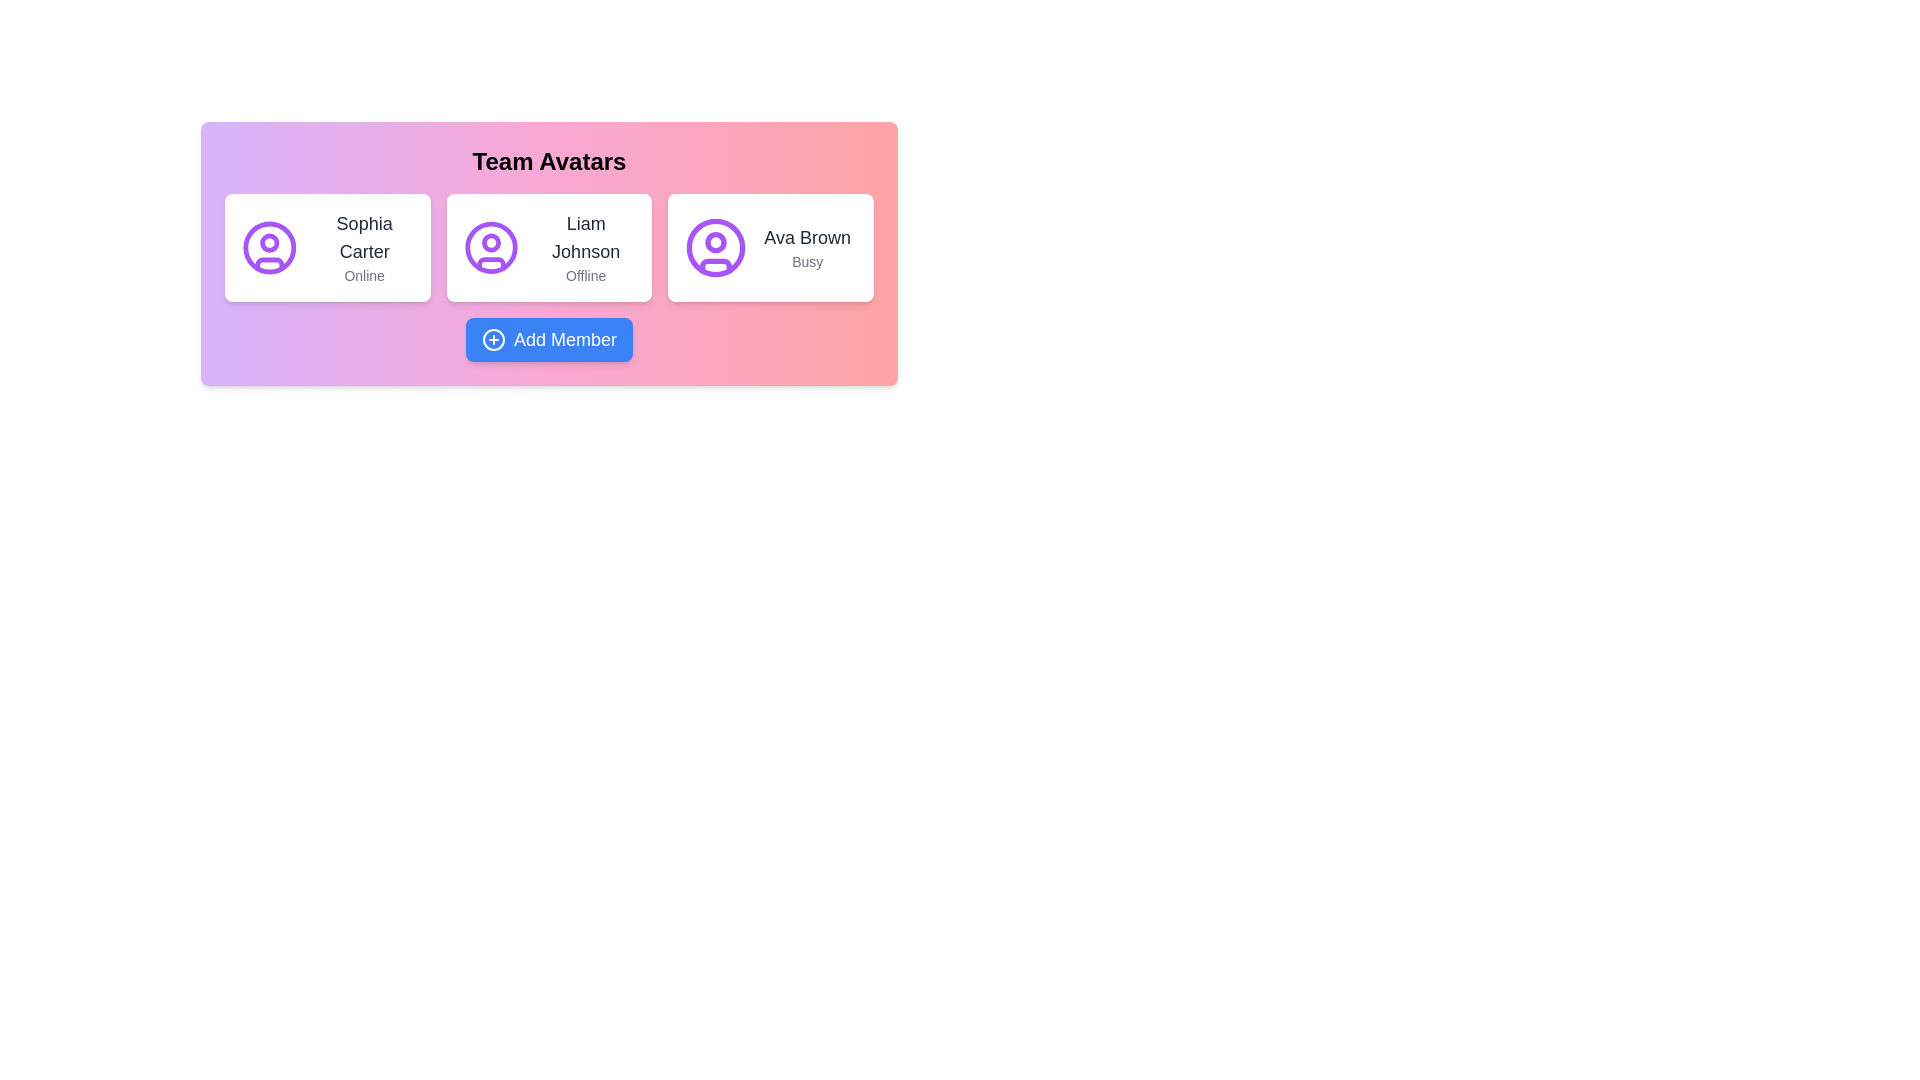  Describe the element at coordinates (268, 246) in the screenshot. I see `the SVG user avatar icon styled with a purple circular outline located in the top-left corner of the 'Team Avatars' group` at that location.